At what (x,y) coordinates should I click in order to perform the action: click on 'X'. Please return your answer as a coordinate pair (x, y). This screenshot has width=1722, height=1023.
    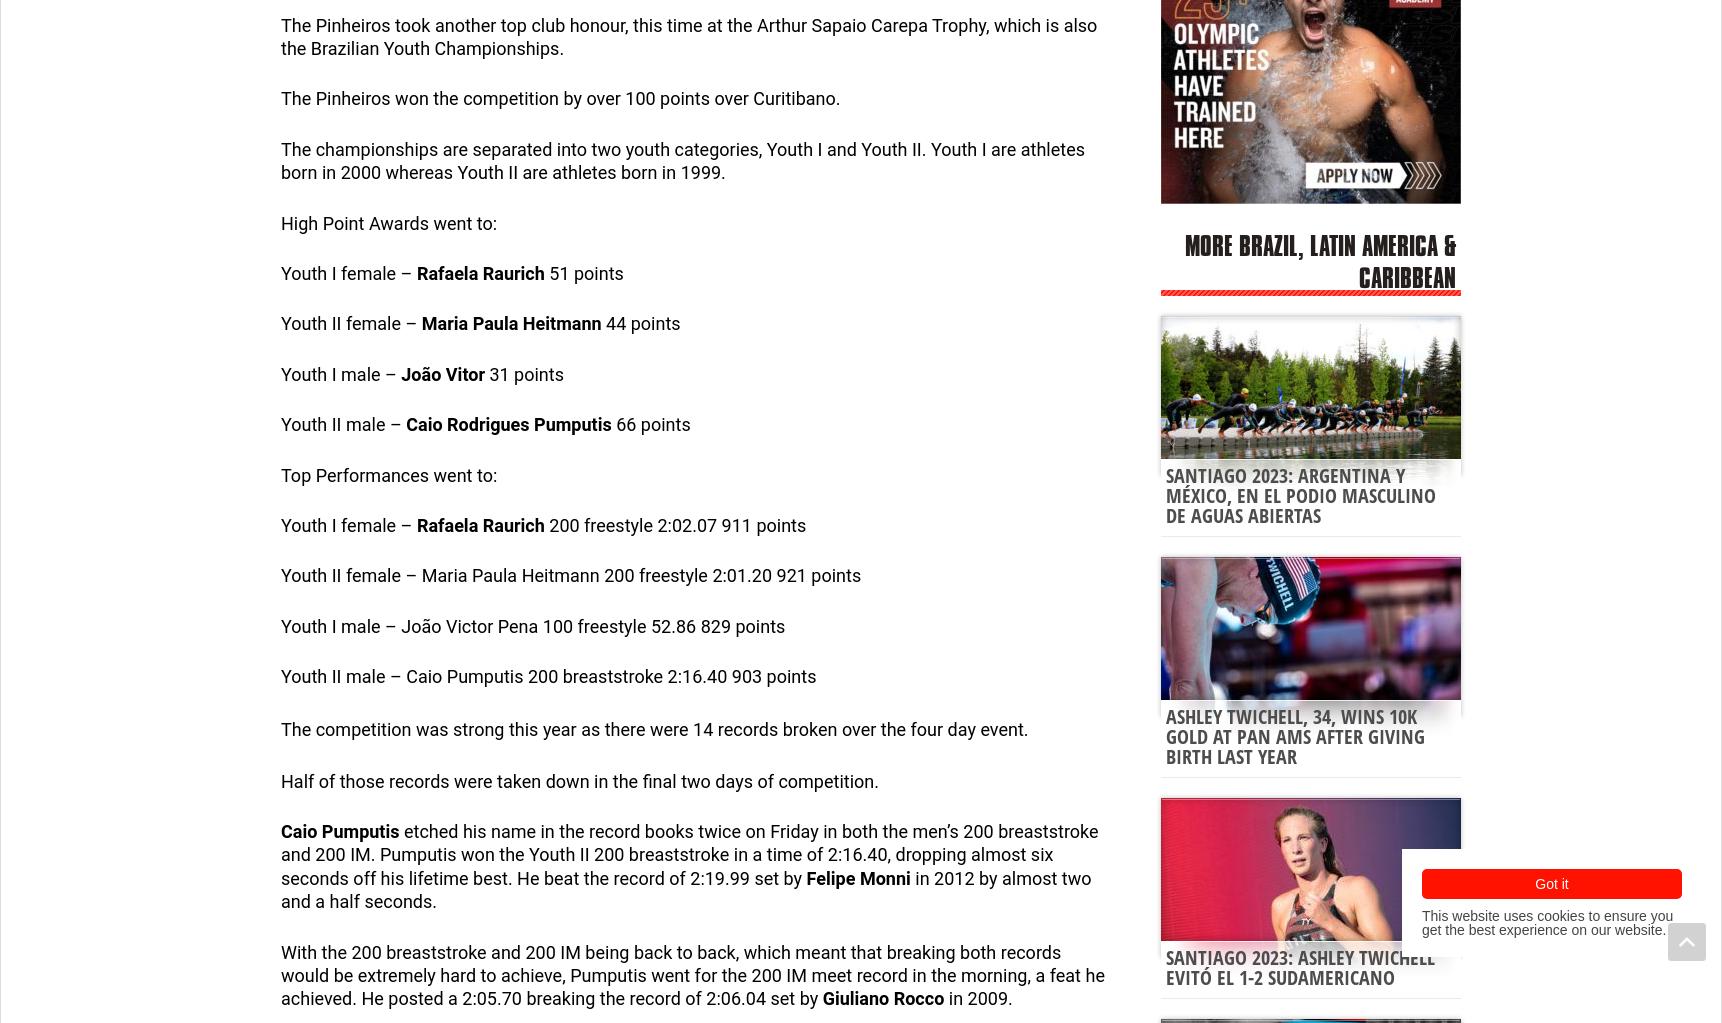
    Looking at the image, I should click on (308, 863).